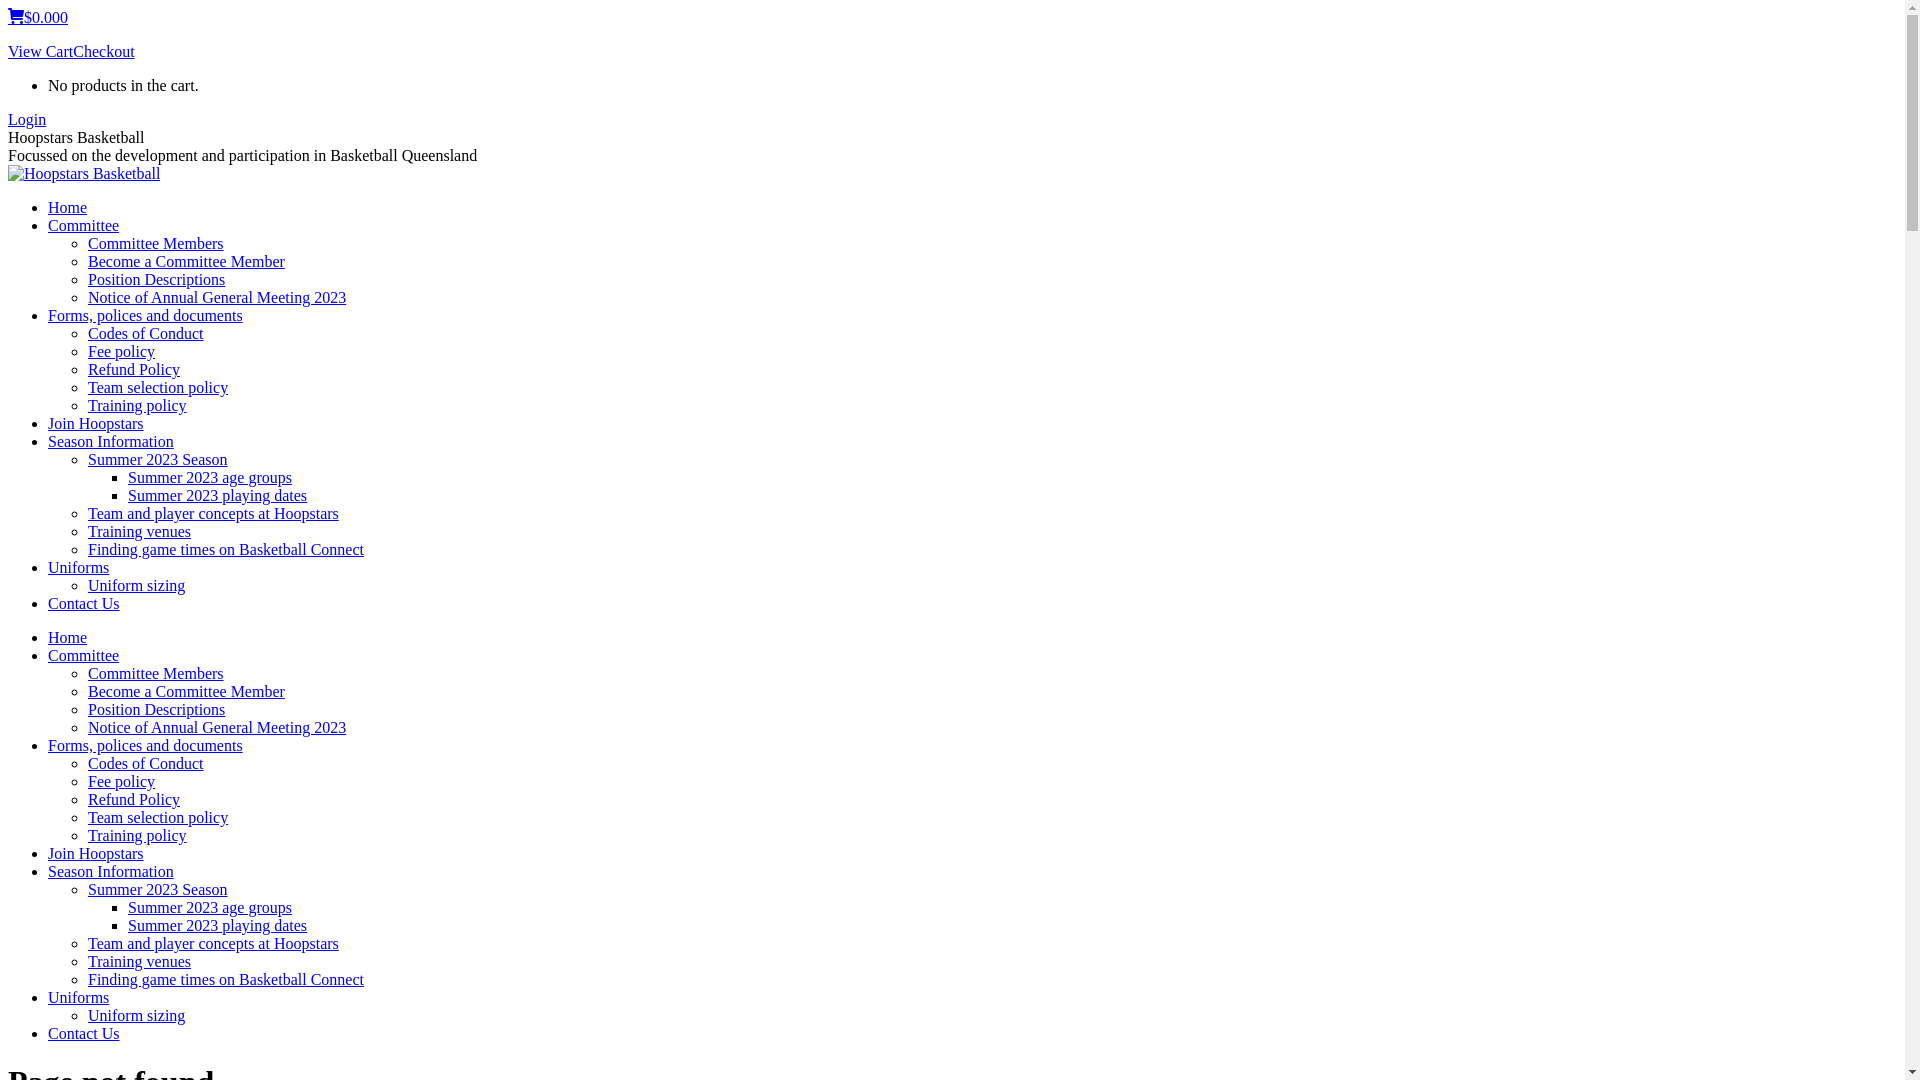 This screenshot has width=1920, height=1080. I want to click on 'Summer 2023 playing dates', so click(217, 495).